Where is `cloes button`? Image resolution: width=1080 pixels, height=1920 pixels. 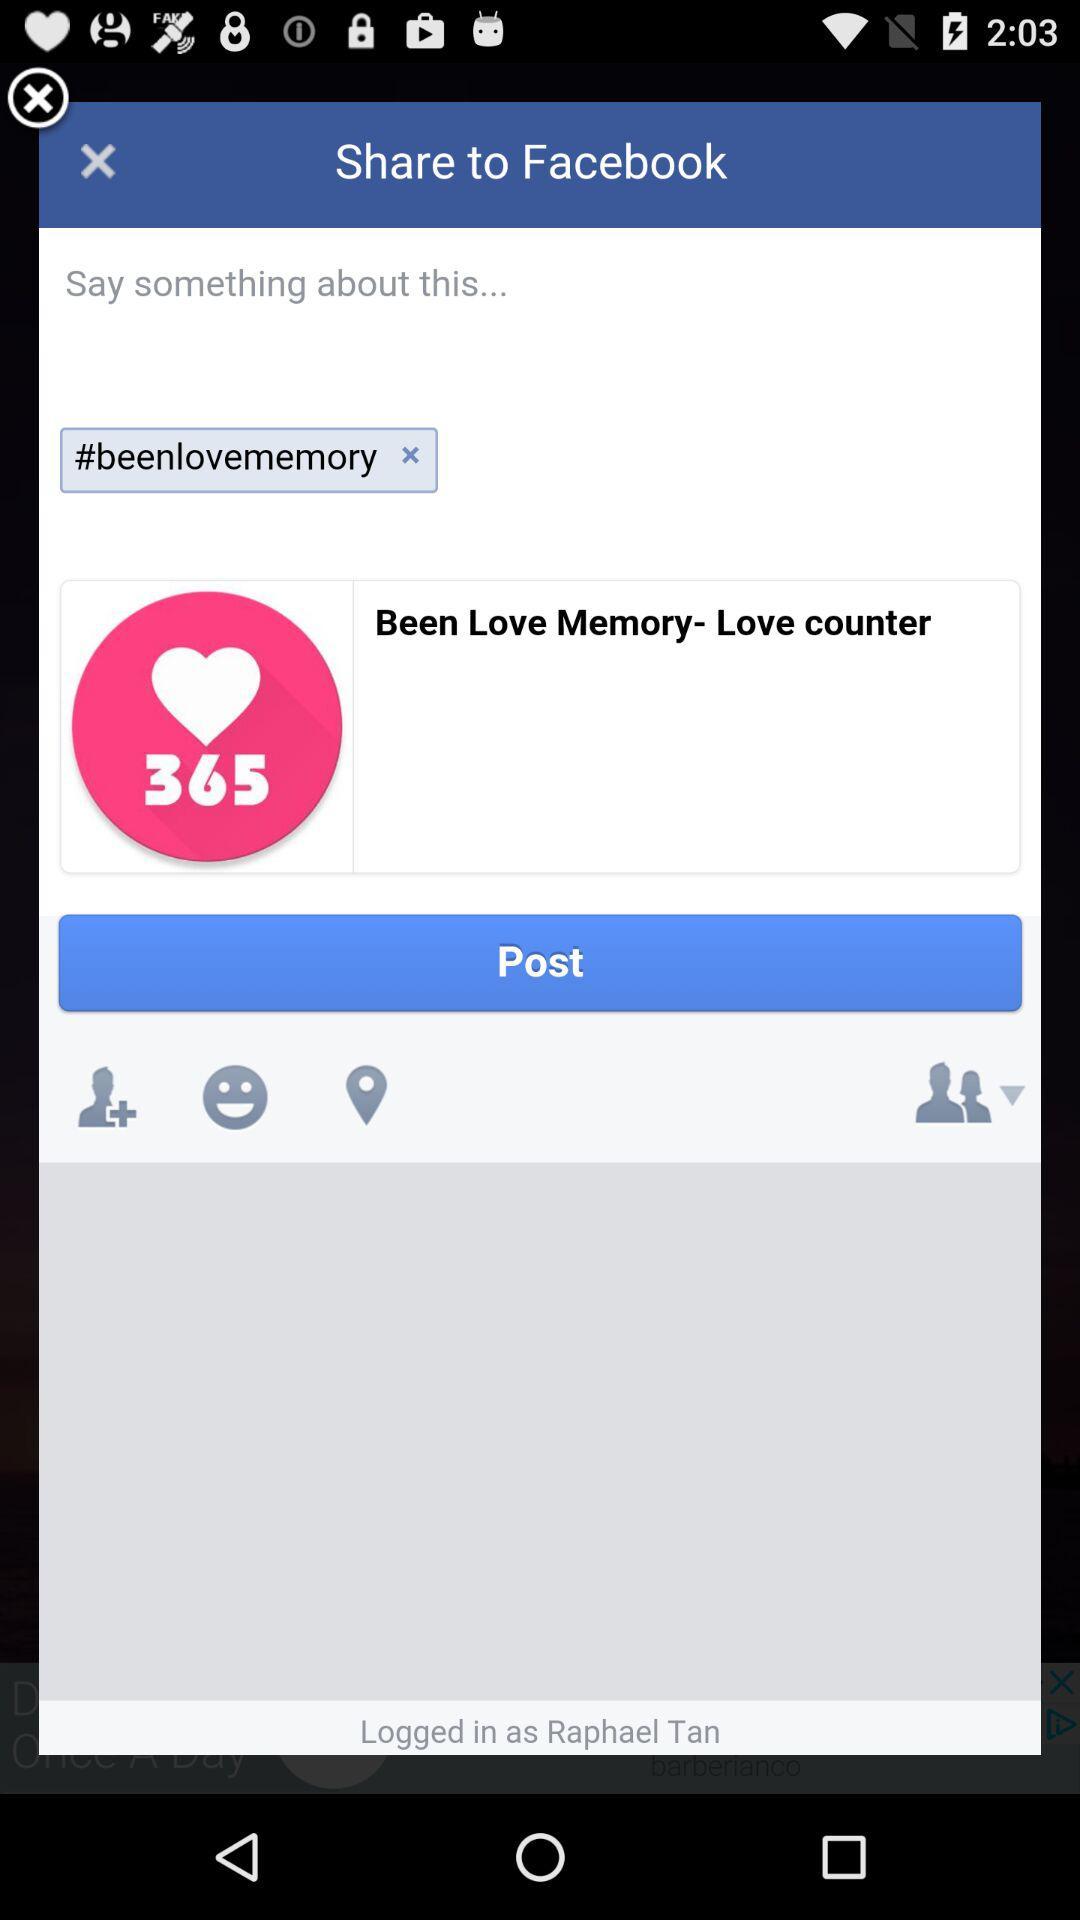 cloes button is located at coordinates (38, 100).